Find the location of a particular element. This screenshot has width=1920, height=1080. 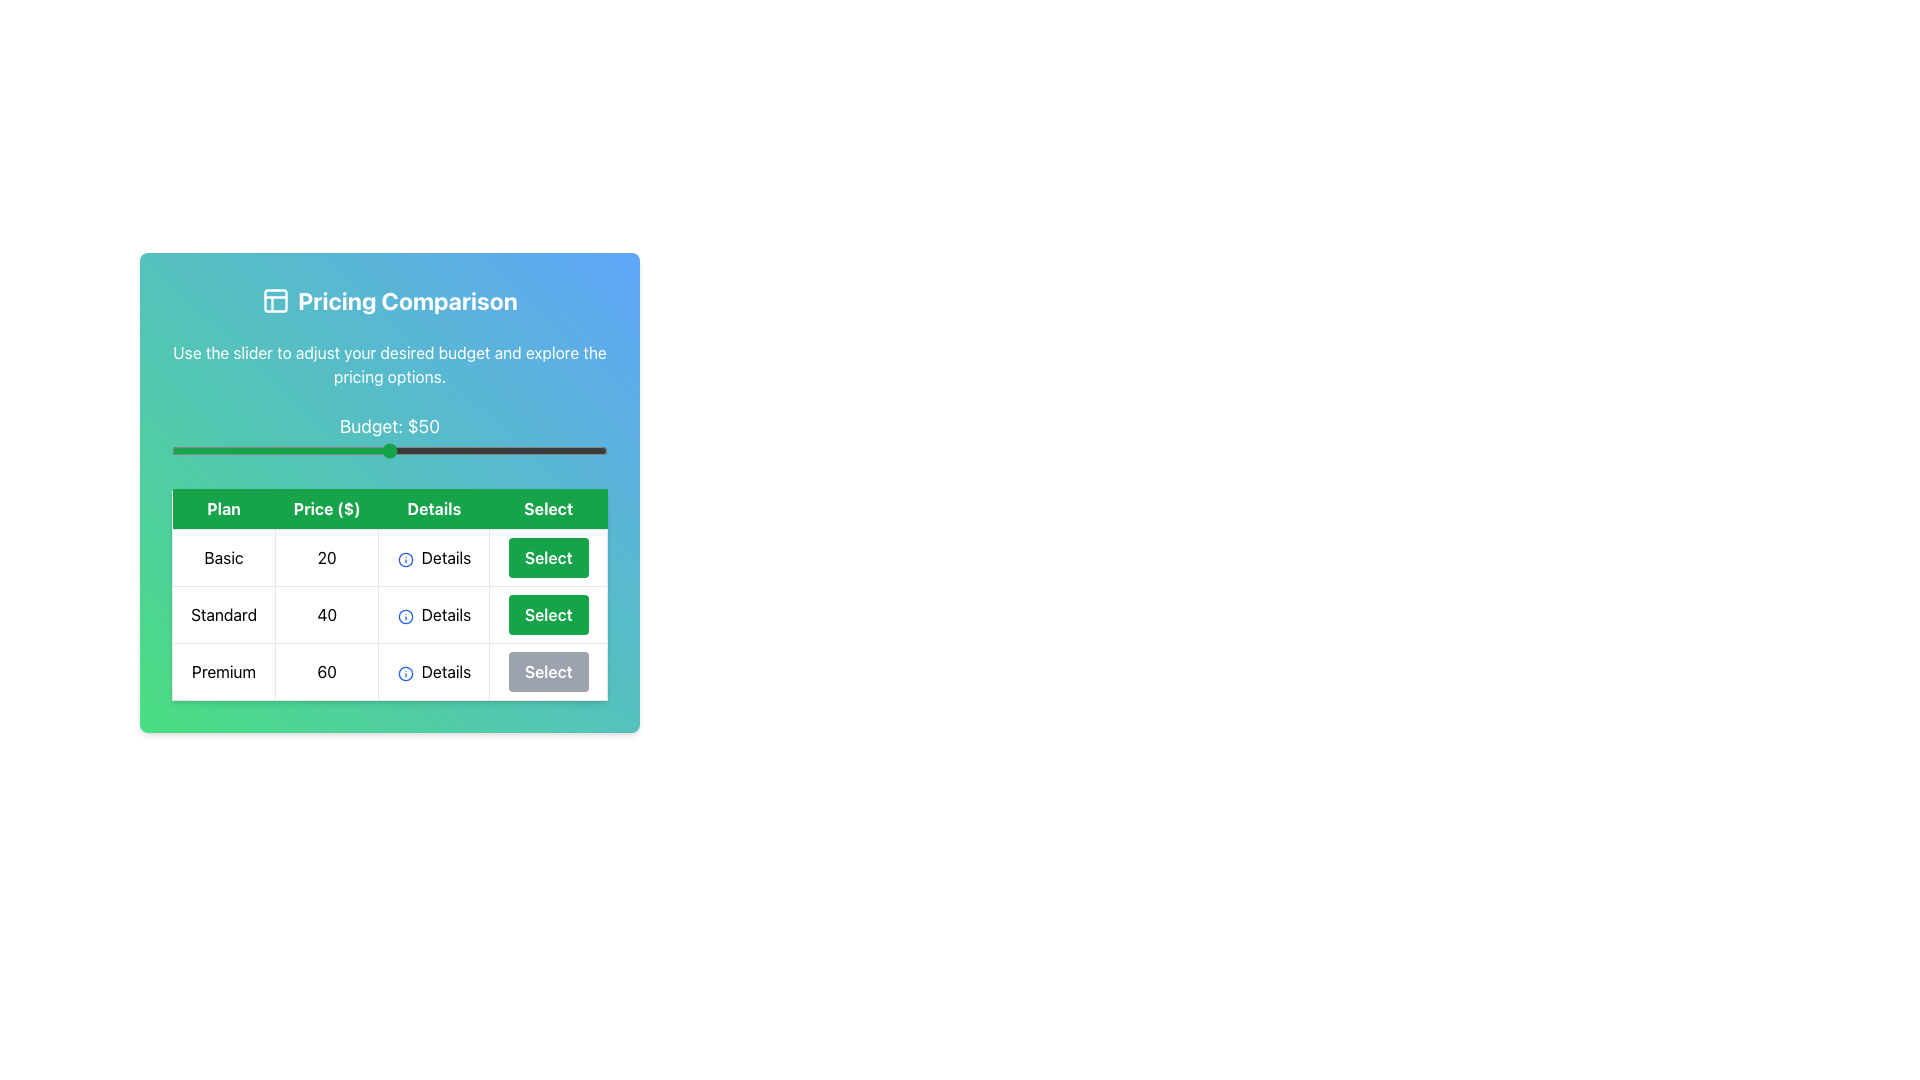

the 'Details' interactive text with an icon in the 'Standard' row of the pricing table is located at coordinates (389, 613).